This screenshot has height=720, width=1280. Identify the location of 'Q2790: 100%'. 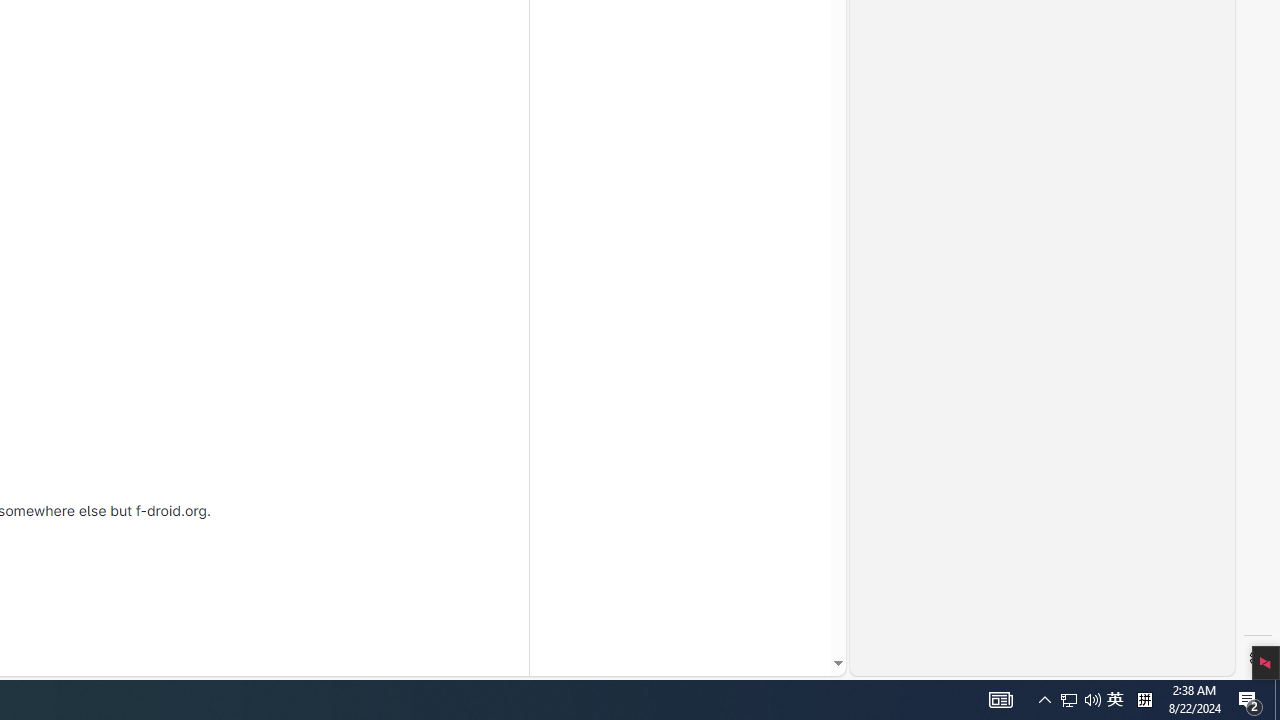
(1114, 698).